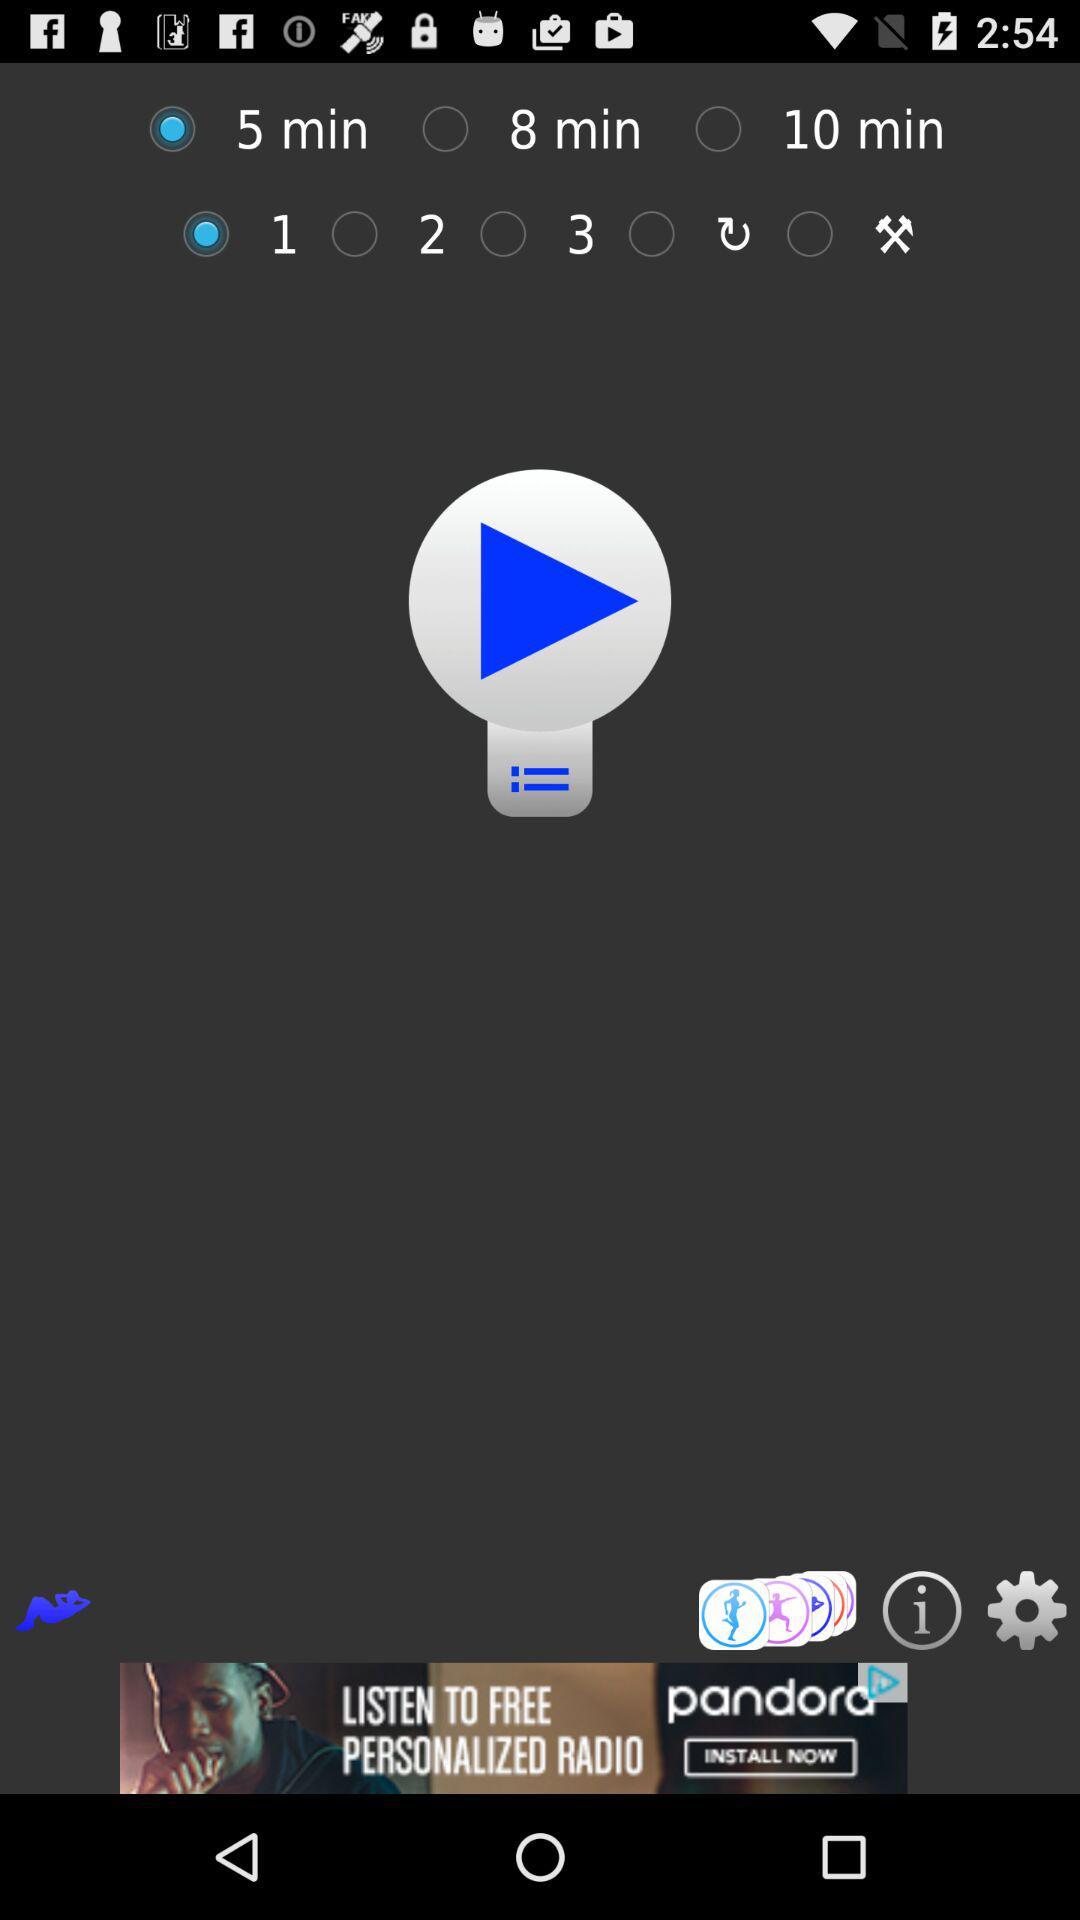 Image resolution: width=1080 pixels, height=1920 pixels. I want to click on button, so click(365, 234).